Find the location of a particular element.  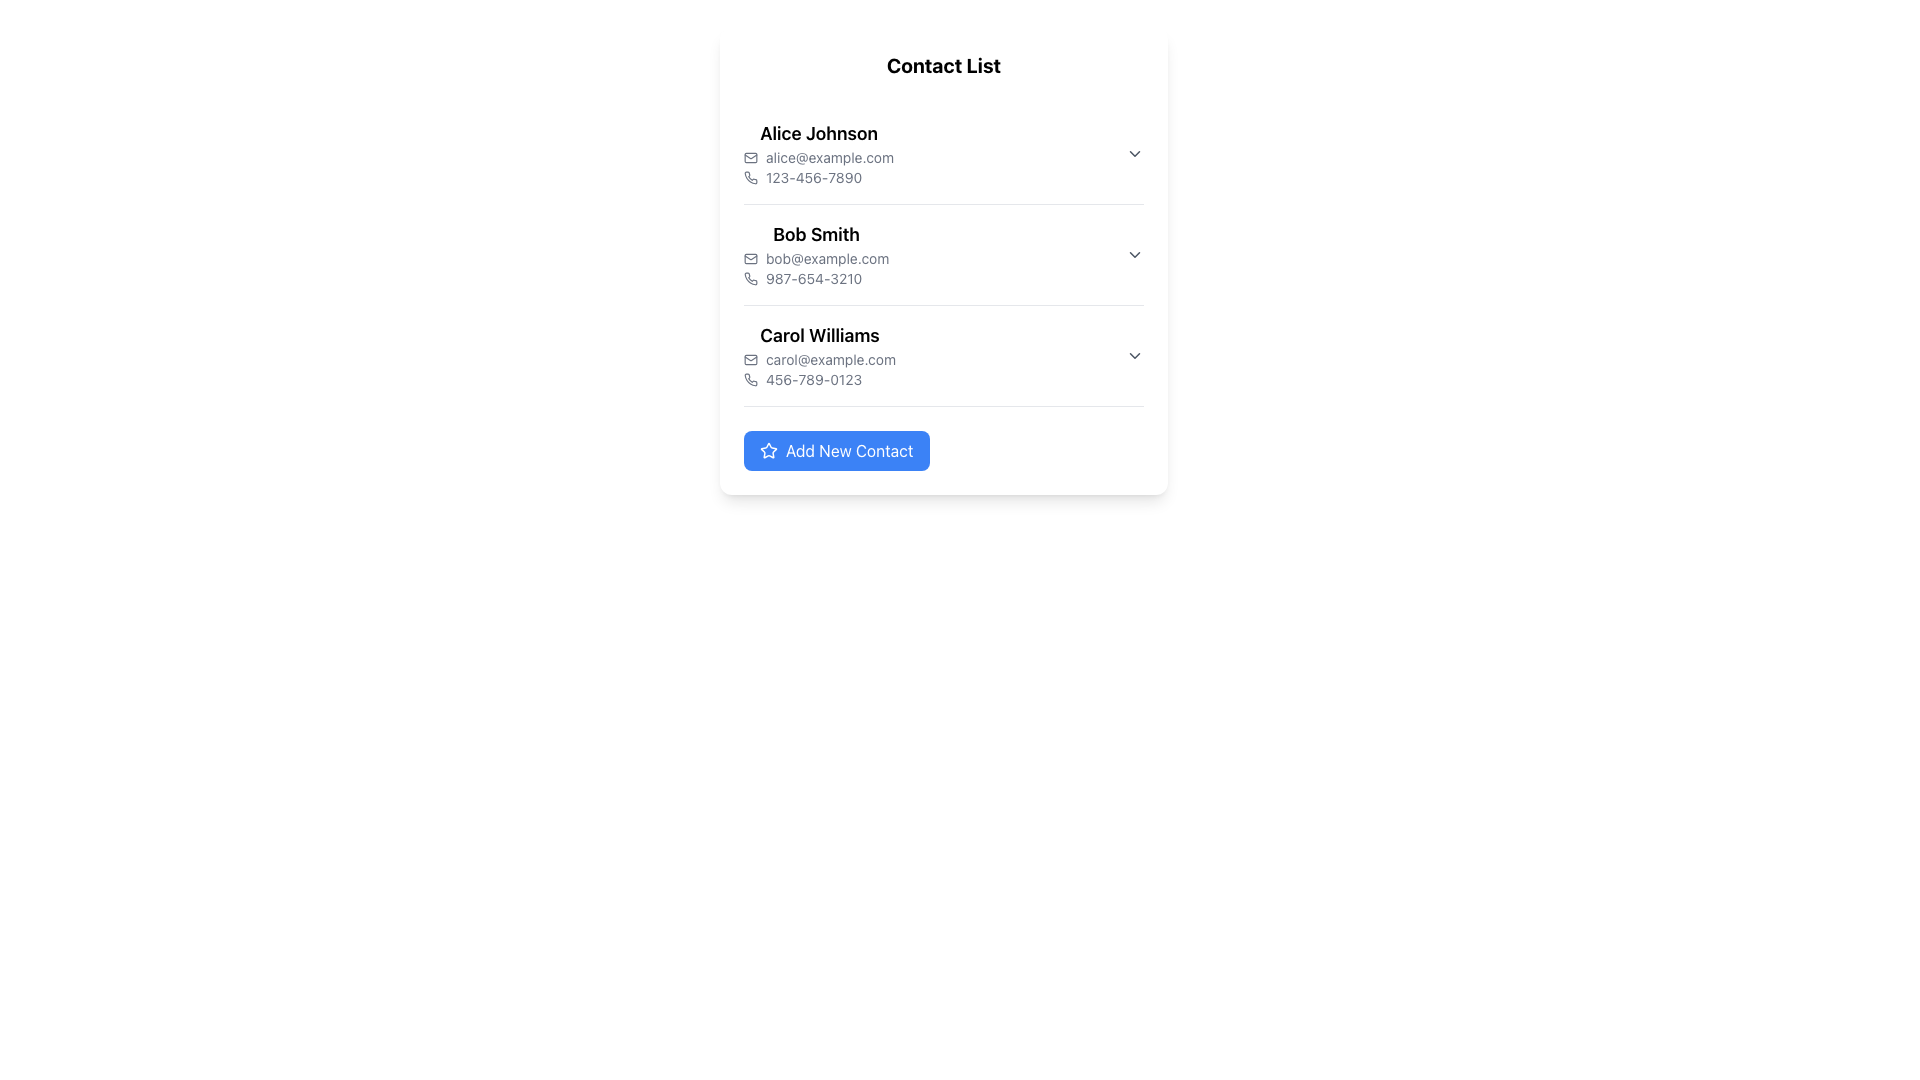

the third contact entry in the contact list to copy the email address associated with it is located at coordinates (820, 354).